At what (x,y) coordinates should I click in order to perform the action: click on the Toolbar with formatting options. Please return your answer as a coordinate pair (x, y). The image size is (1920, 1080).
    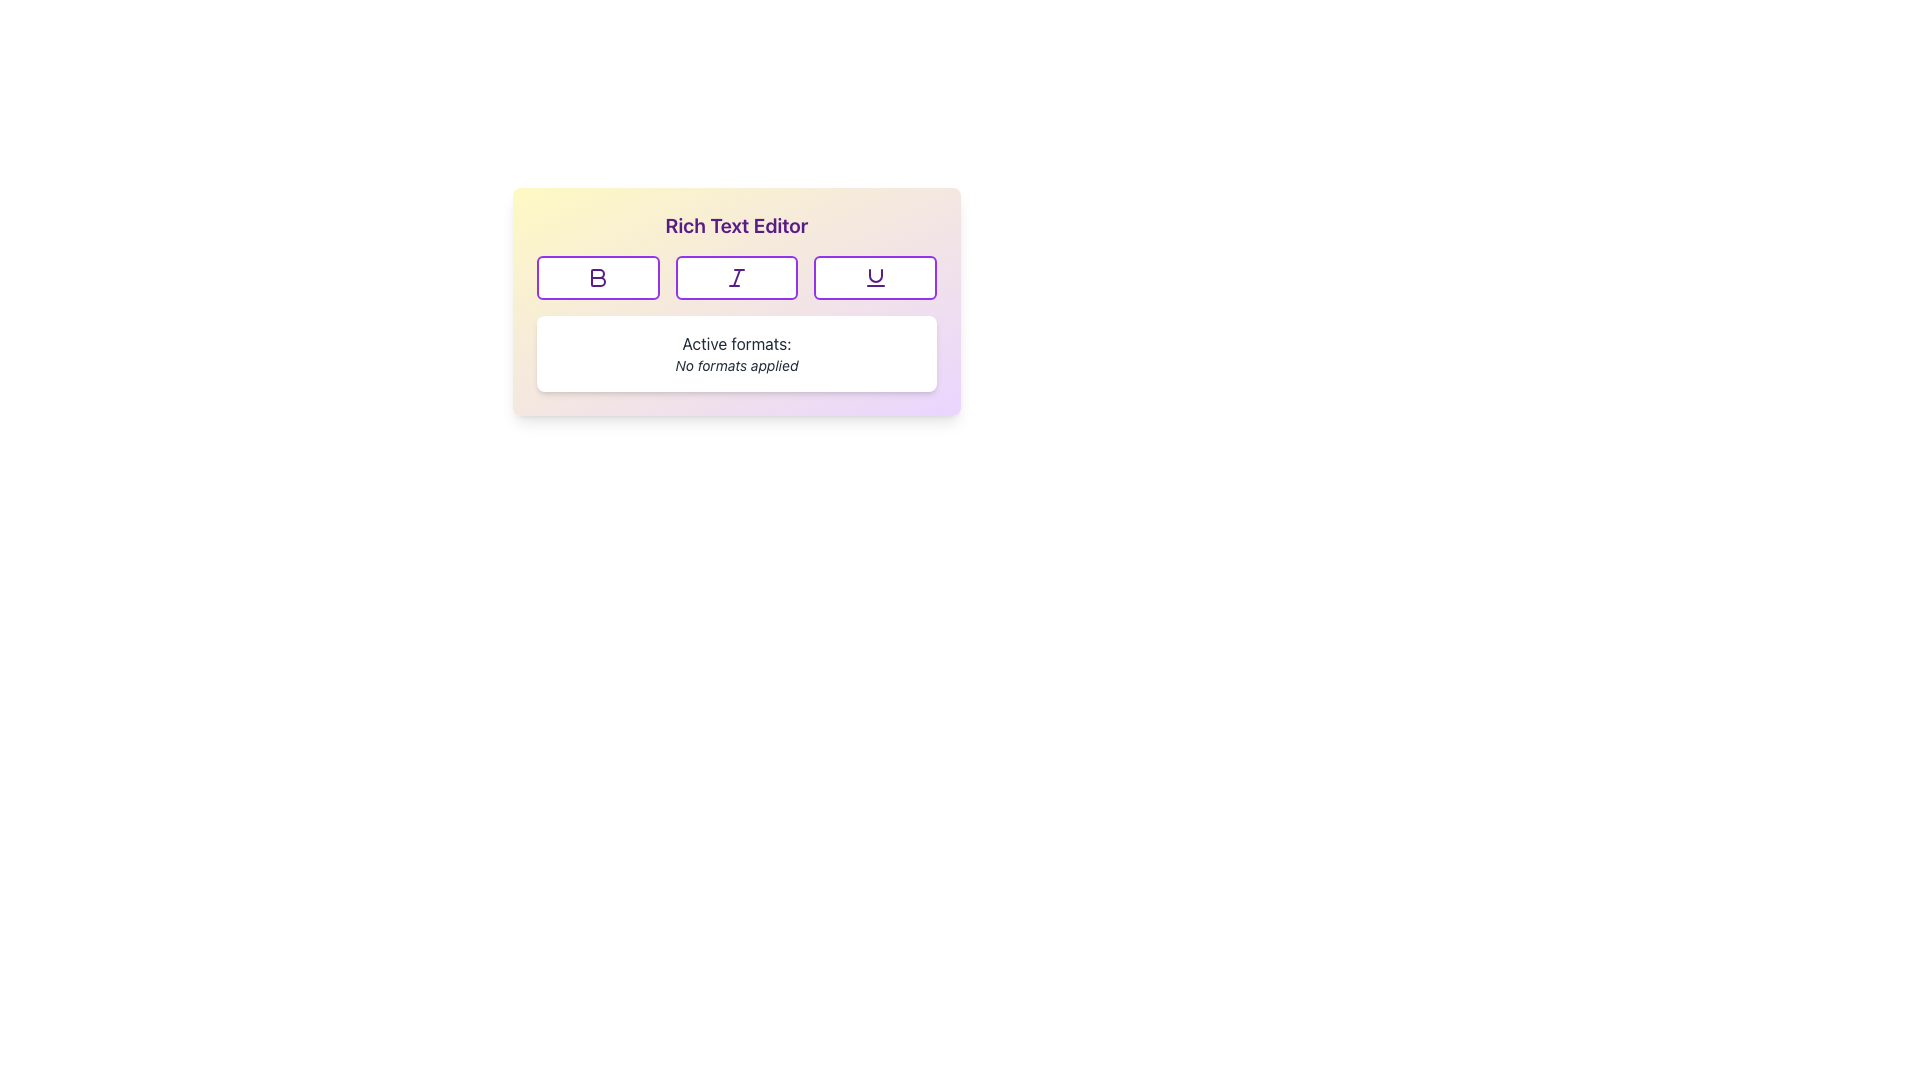
    Looking at the image, I should click on (736, 277).